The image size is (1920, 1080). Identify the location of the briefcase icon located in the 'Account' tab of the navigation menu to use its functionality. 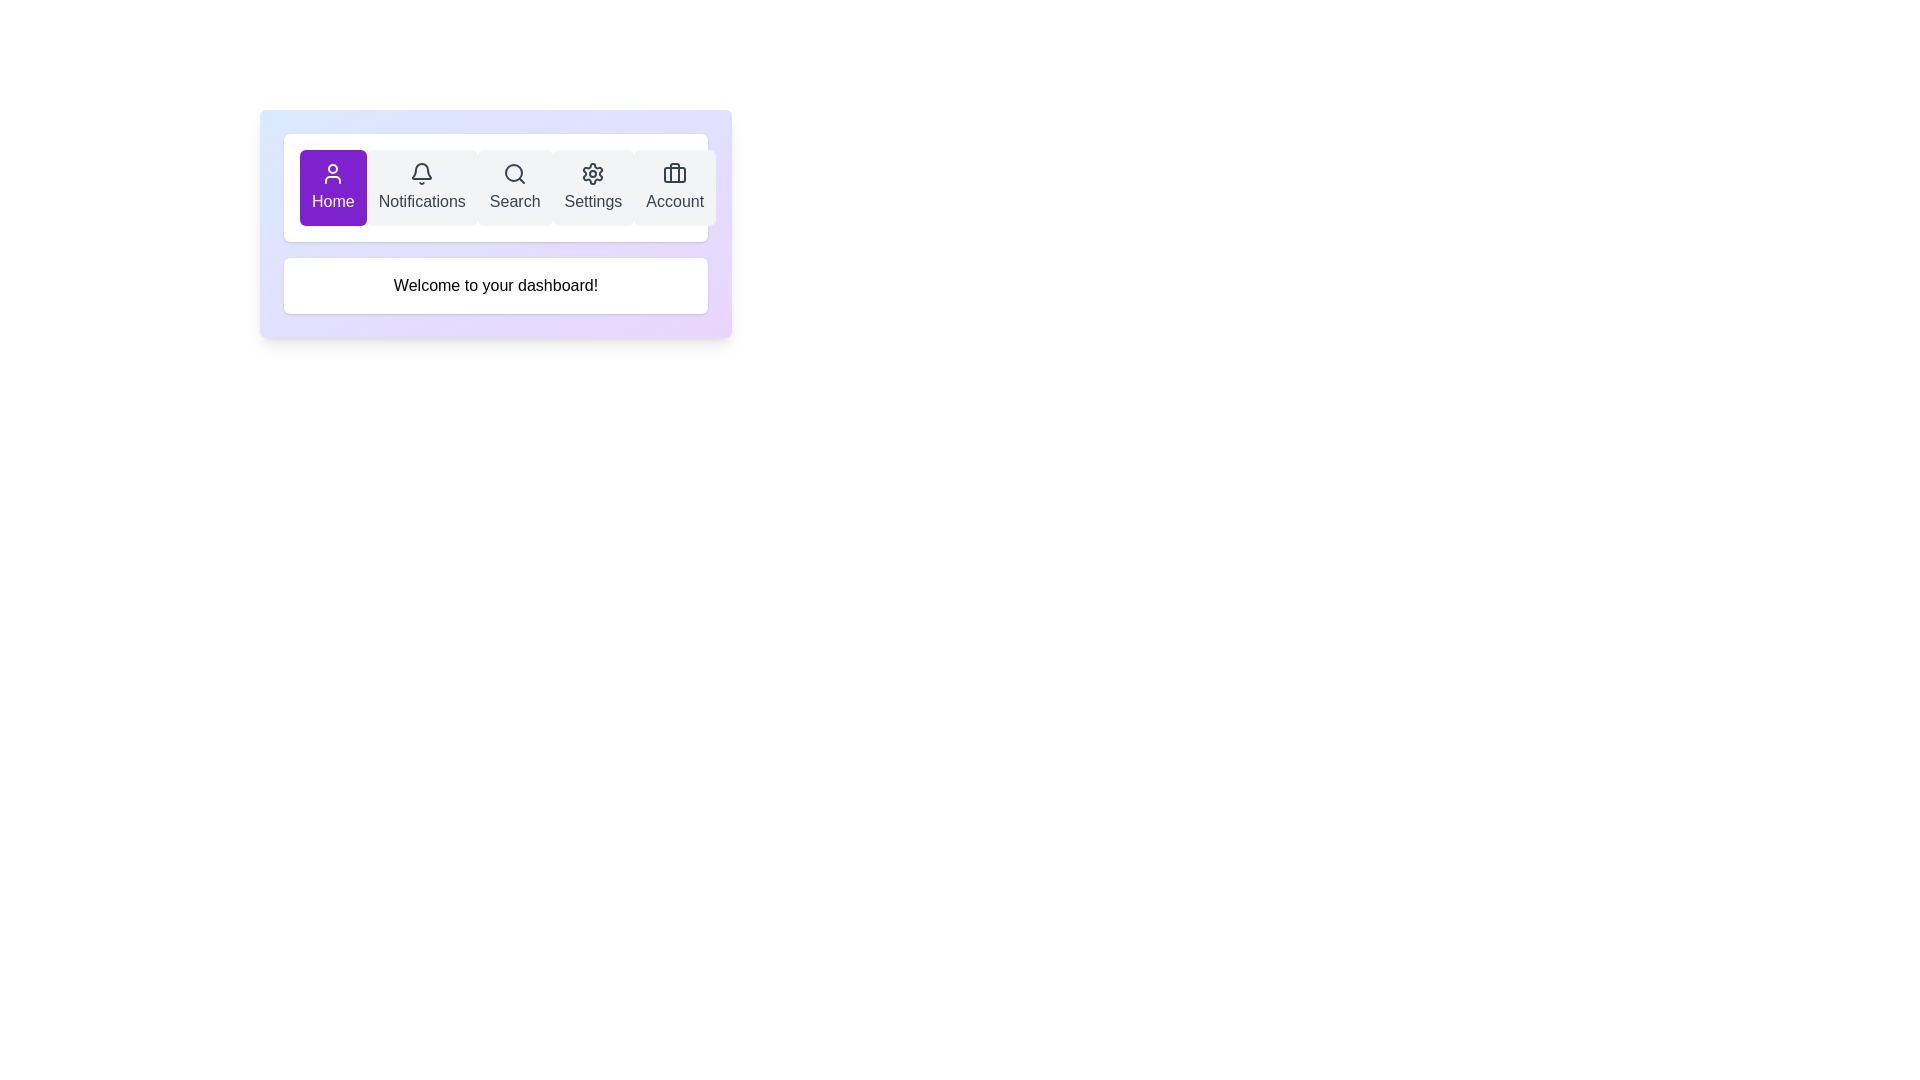
(675, 172).